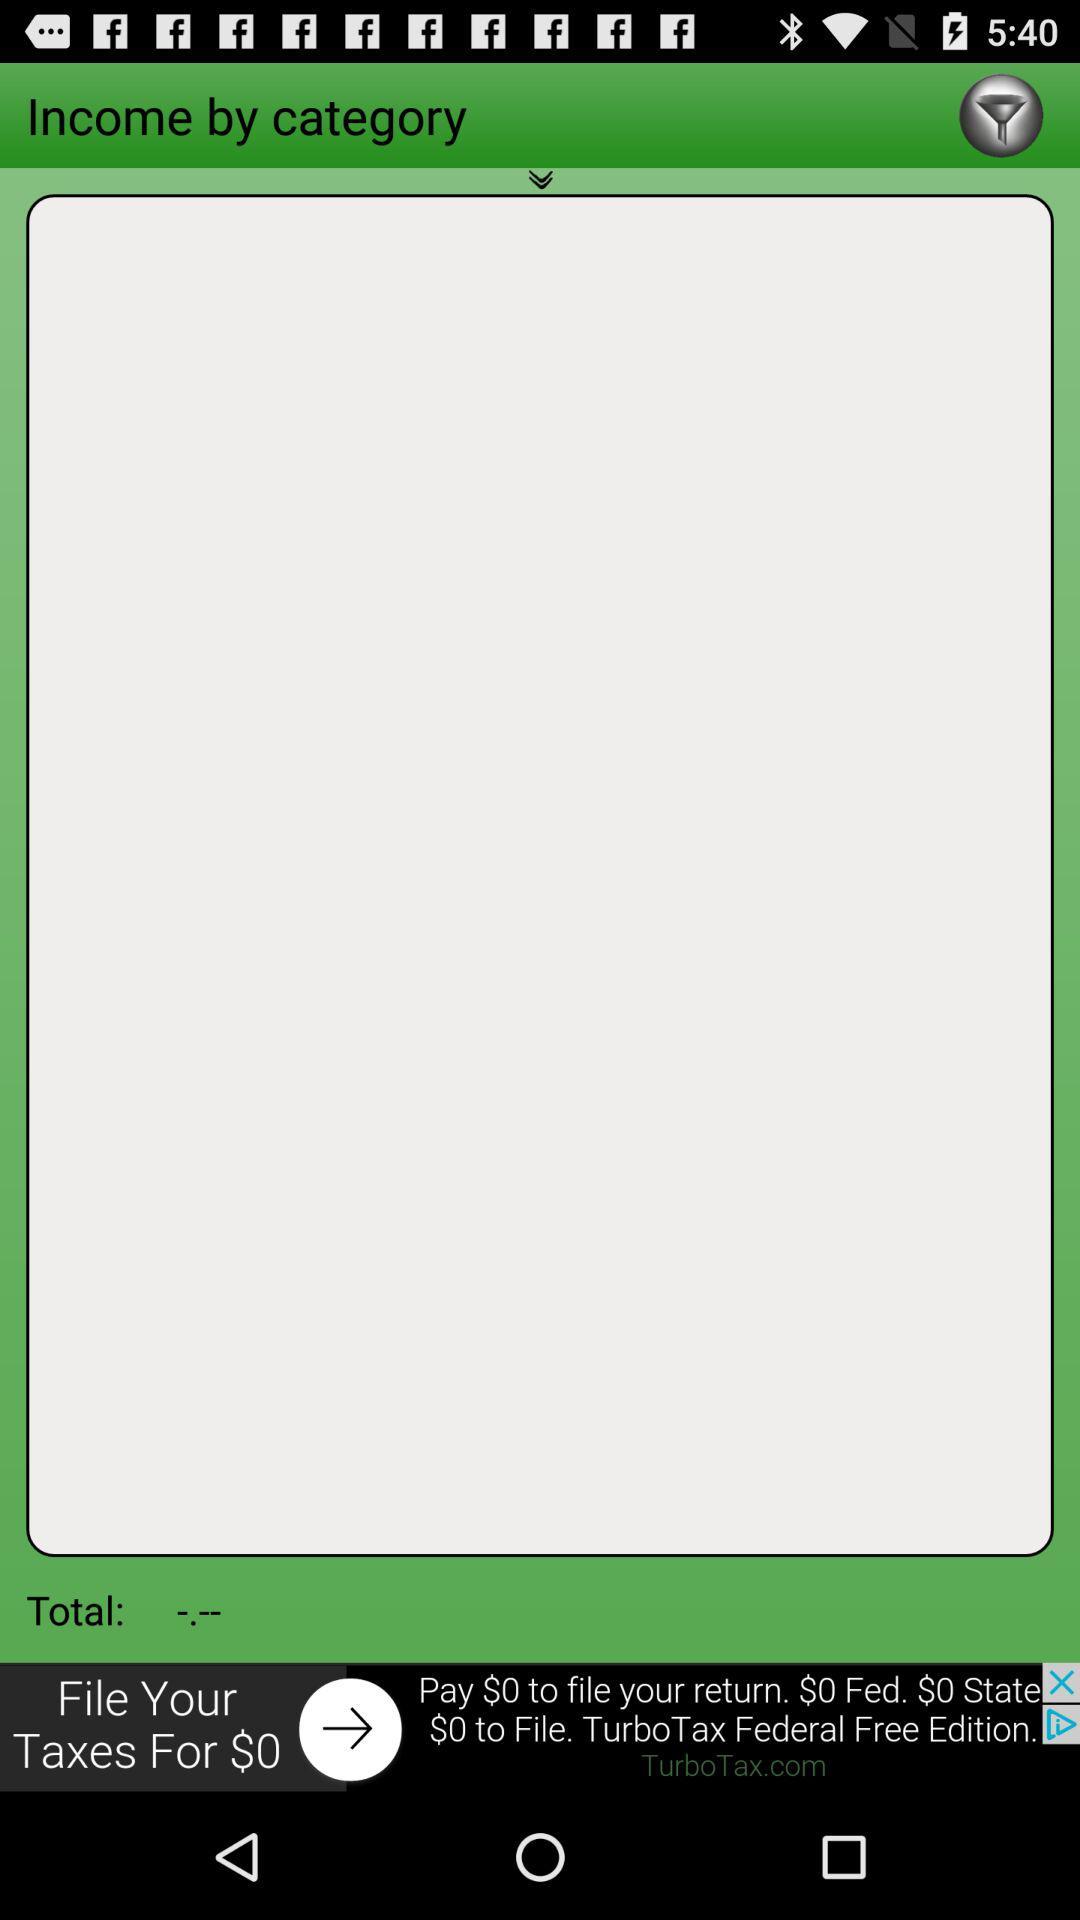 Image resolution: width=1080 pixels, height=1920 pixels. I want to click on show filters, so click(1001, 114).